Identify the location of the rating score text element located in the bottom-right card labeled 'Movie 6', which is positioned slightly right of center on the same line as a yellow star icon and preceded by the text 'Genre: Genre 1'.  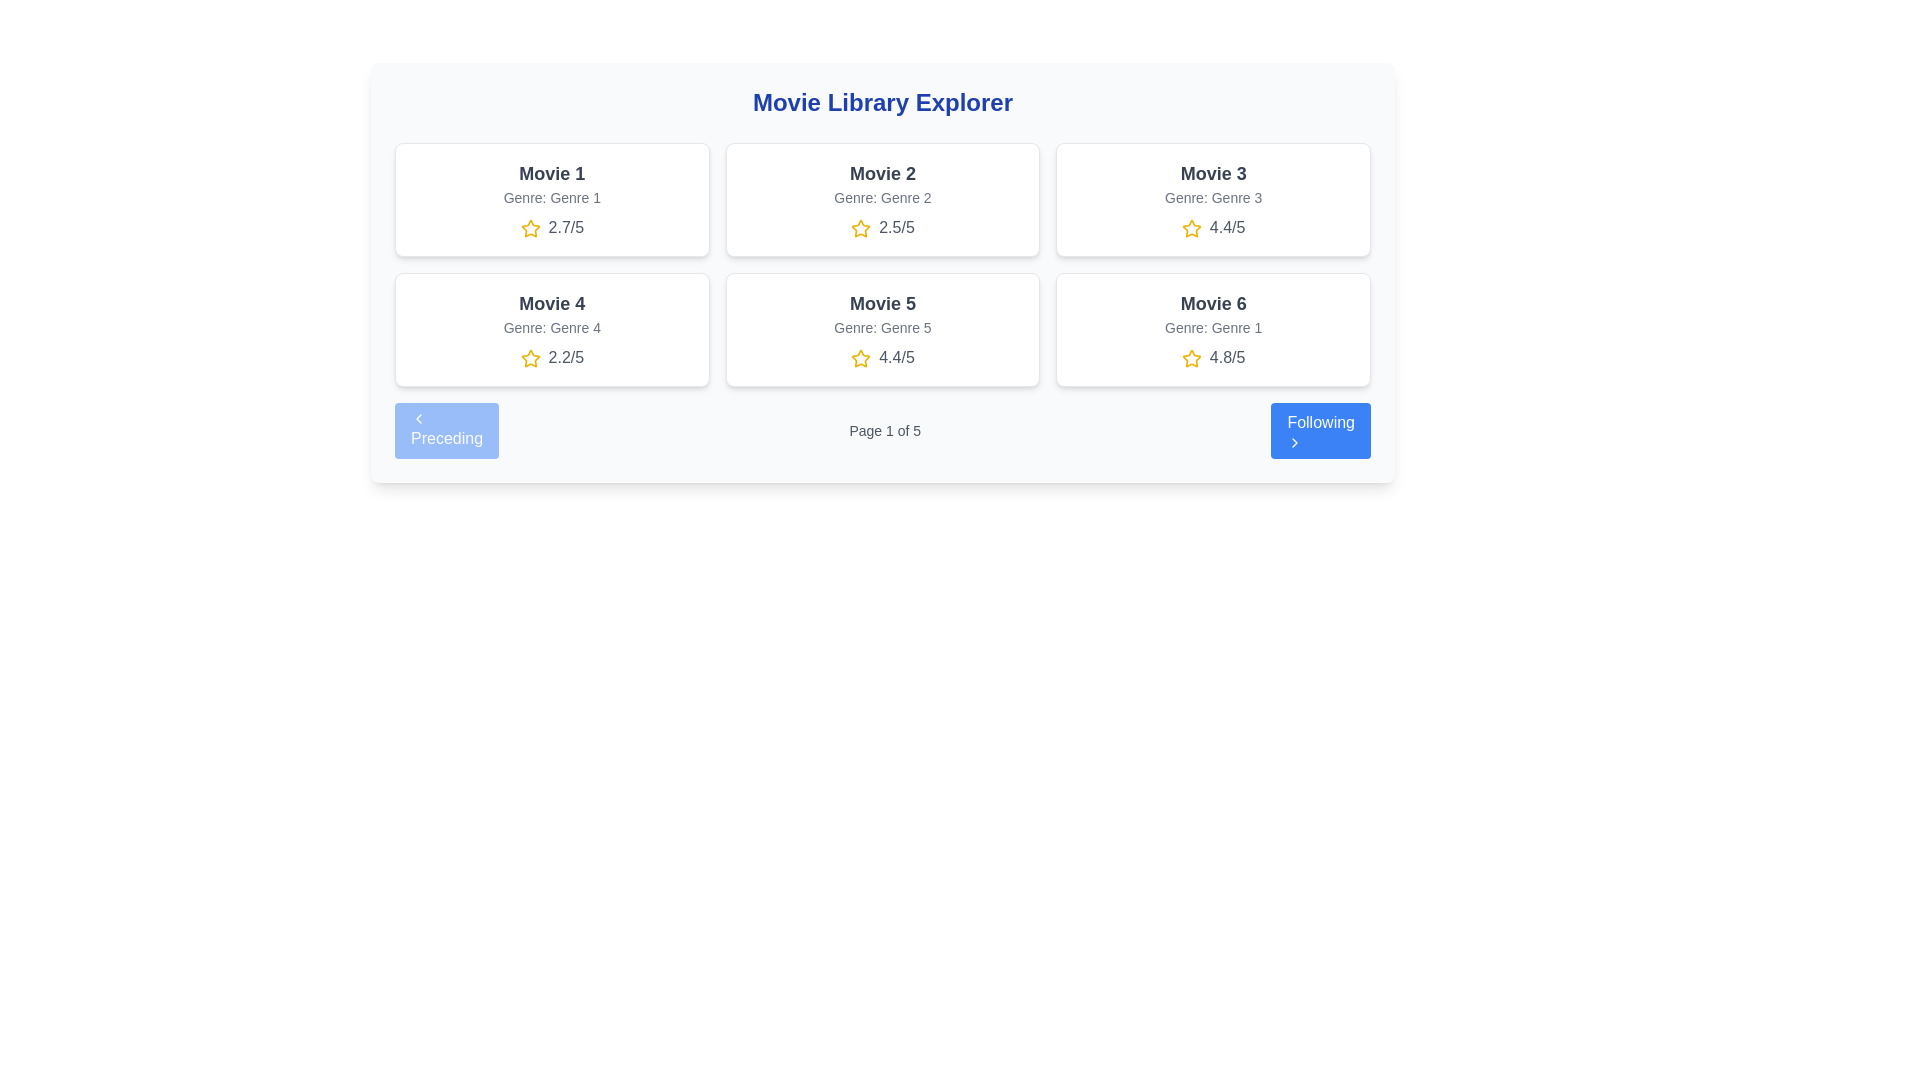
(1212, 357).